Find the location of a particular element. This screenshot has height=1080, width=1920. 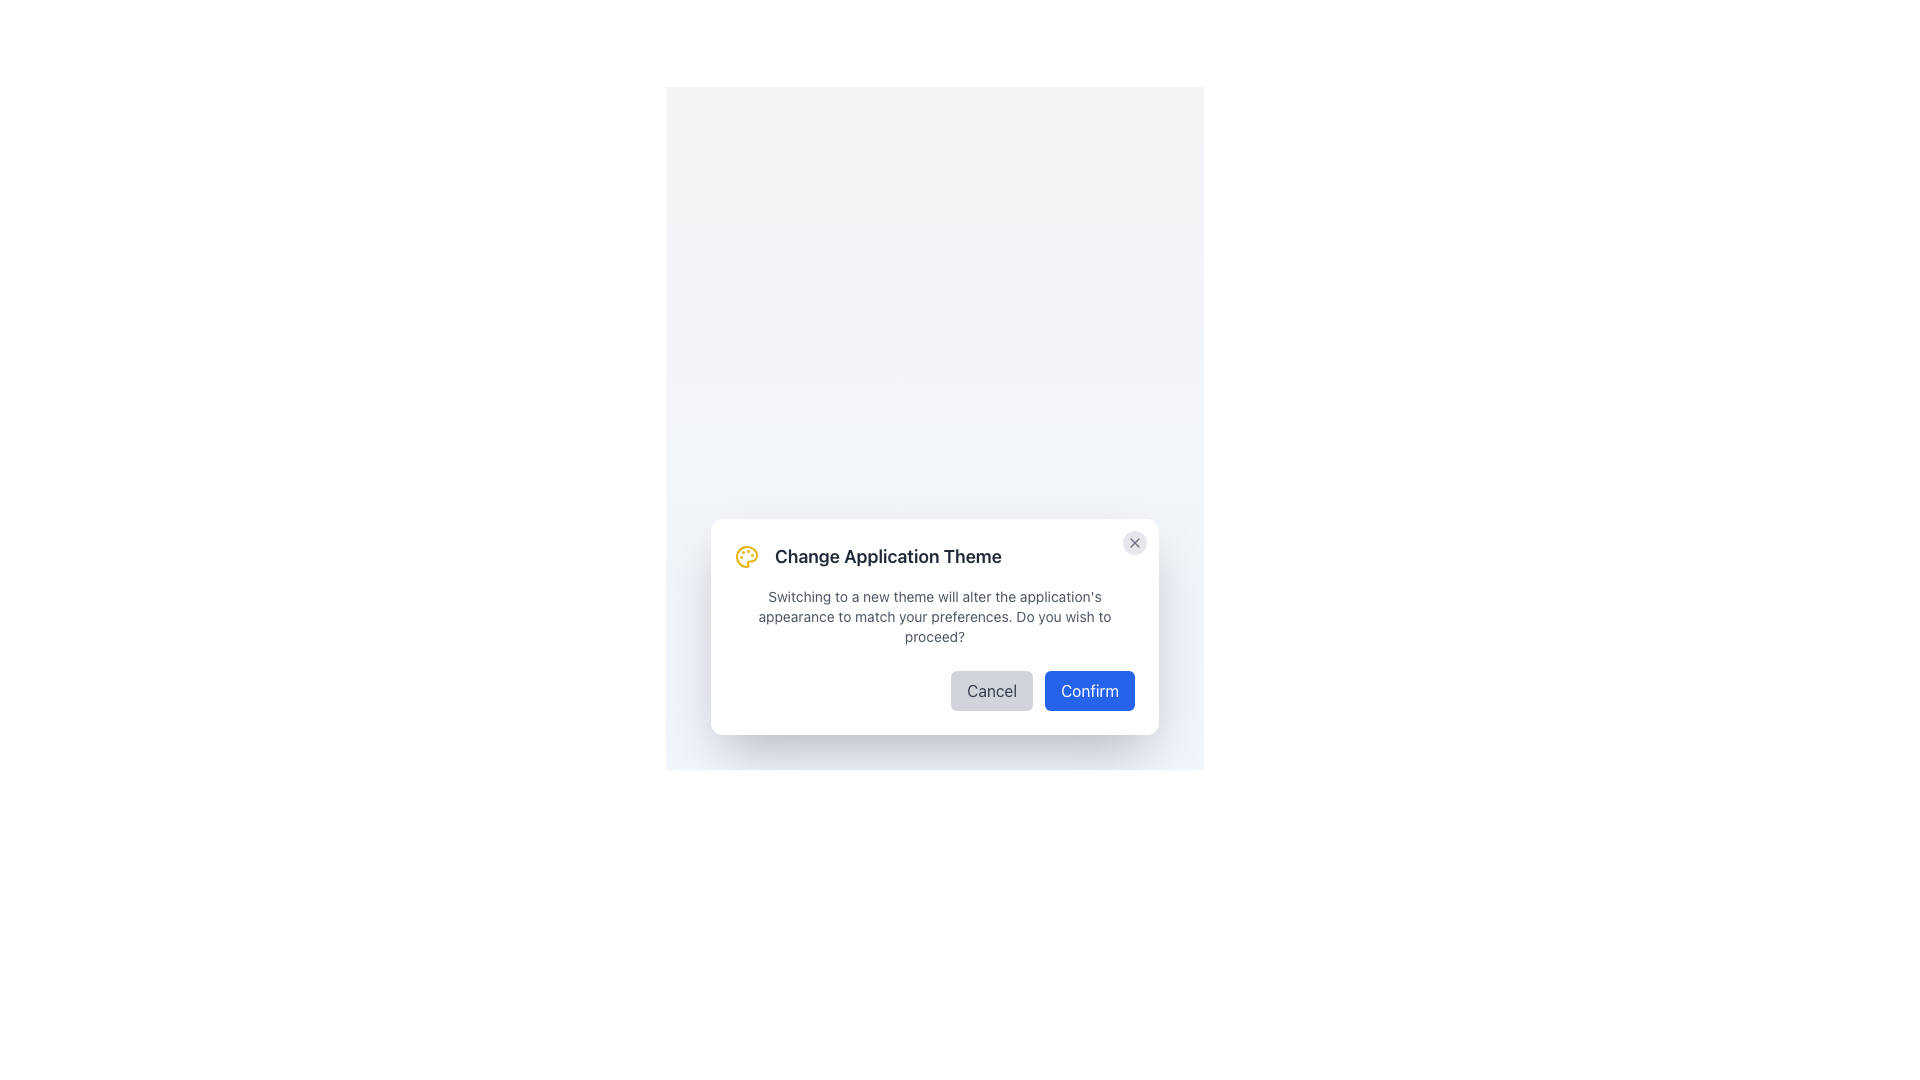

the cancel button located at the bottom left of the dialog box is located at coordinates (992, 689).